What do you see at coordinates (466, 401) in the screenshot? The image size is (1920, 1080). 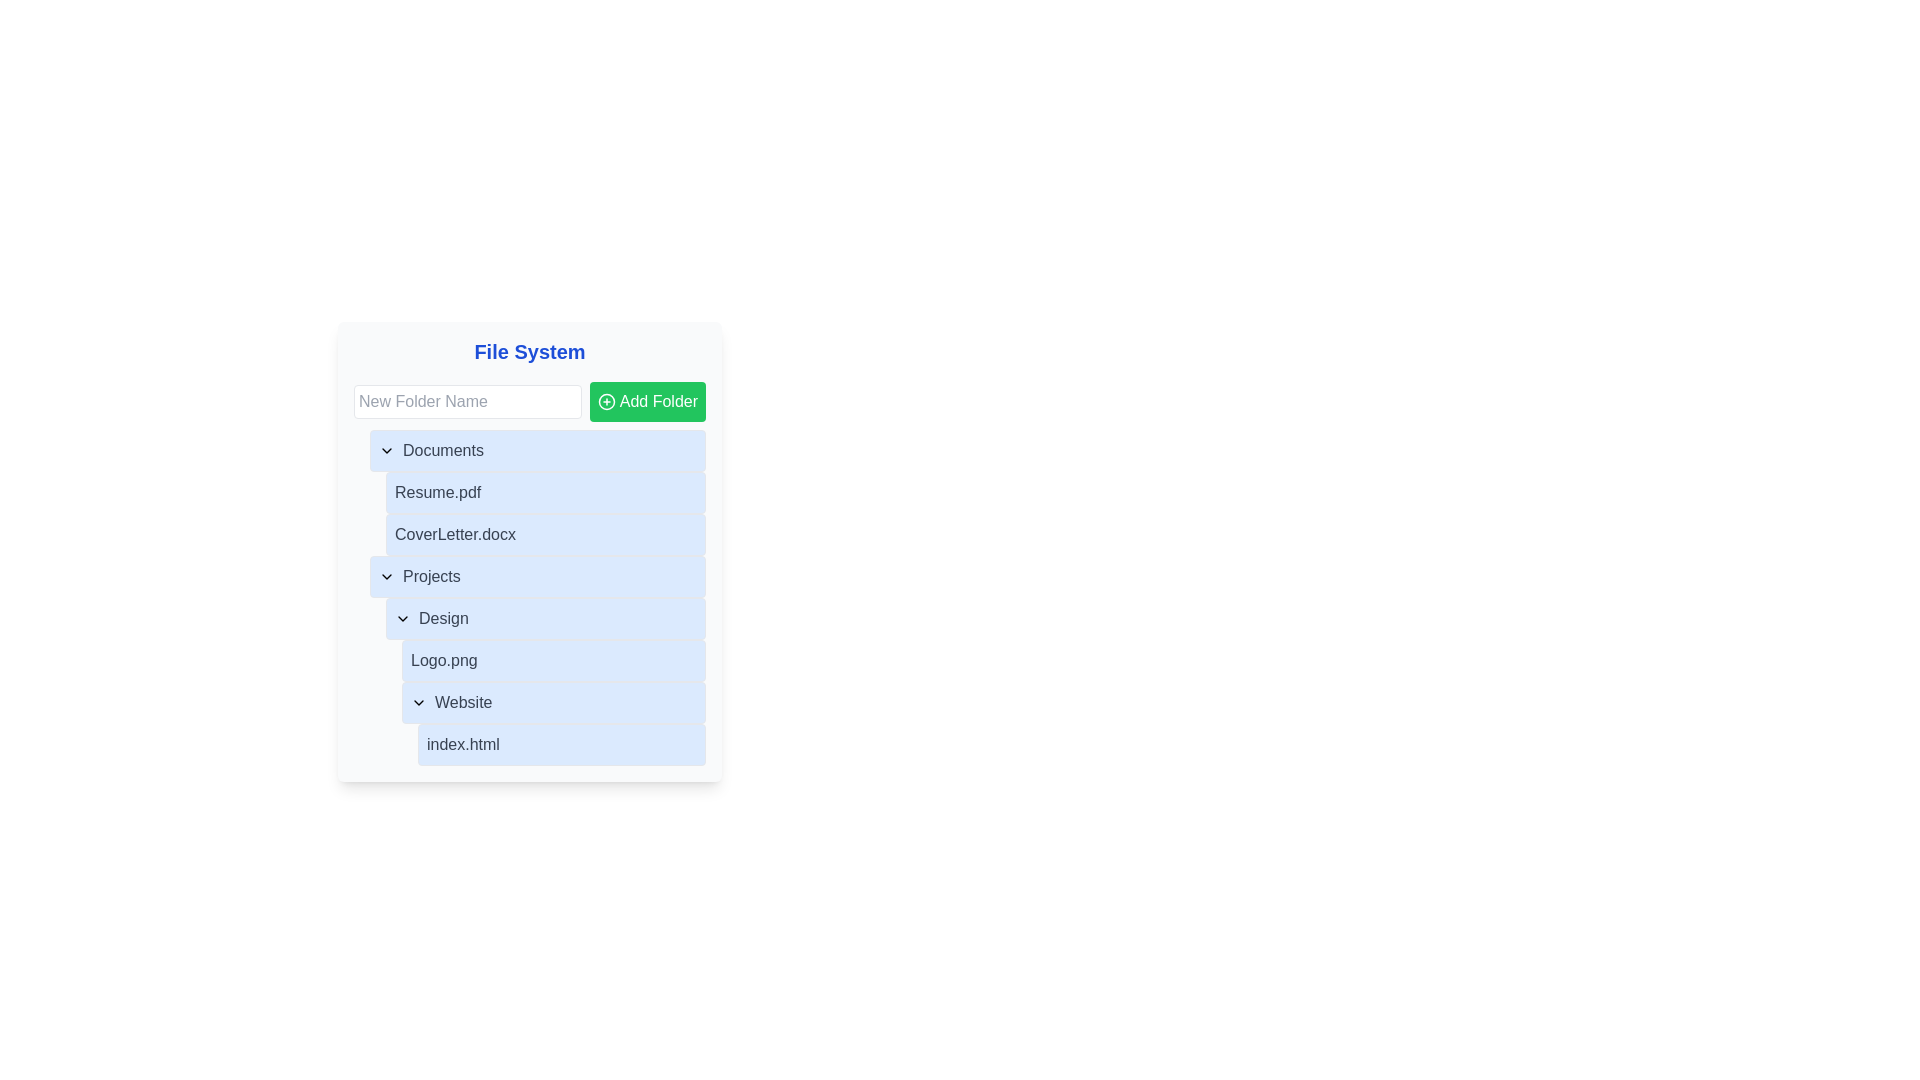 I see `the text input field labeled 'New Folder Name' to focus it, which is located under the 'File System' title and adjacent to the 'Add Folder' button` at bounding box center [466, 401].